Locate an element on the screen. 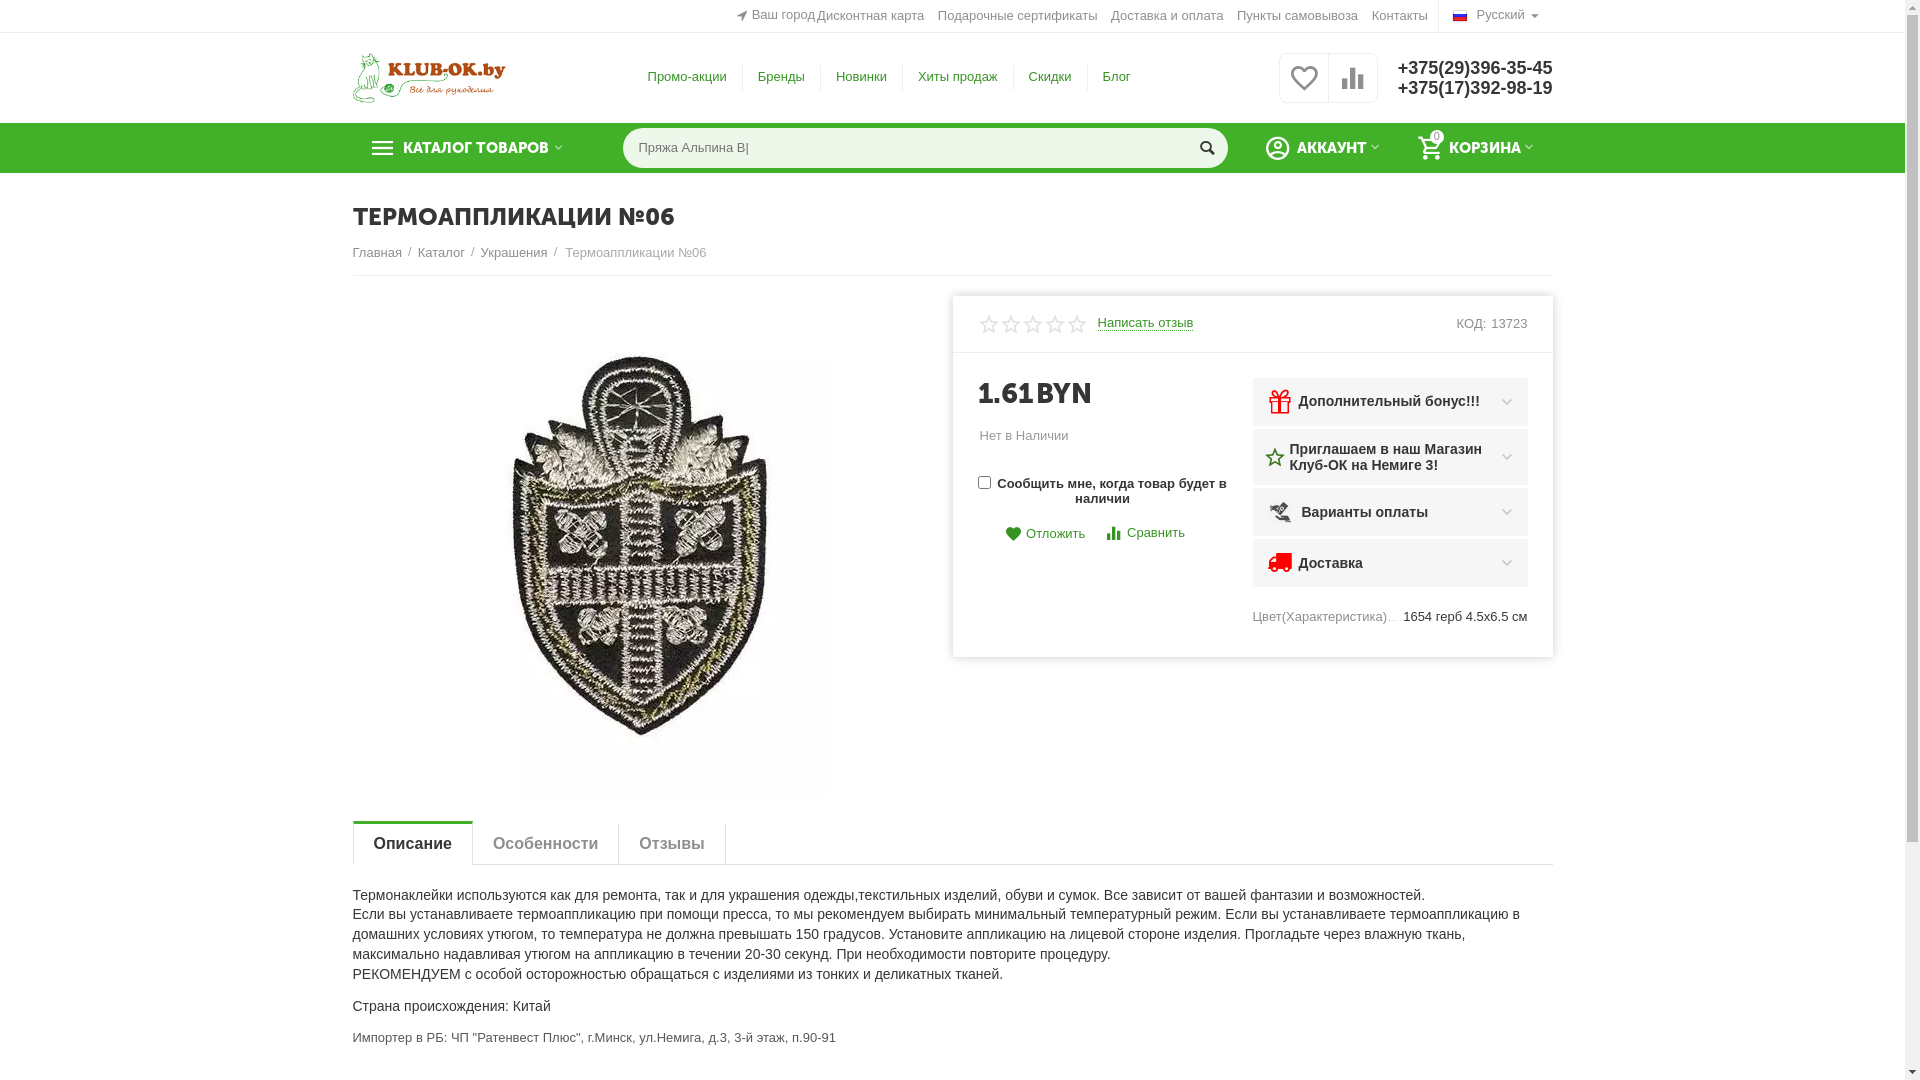 This screenshot has width=1920, height=1080. '+375(17)392-98-19' is located at coordinates (1475, 87).